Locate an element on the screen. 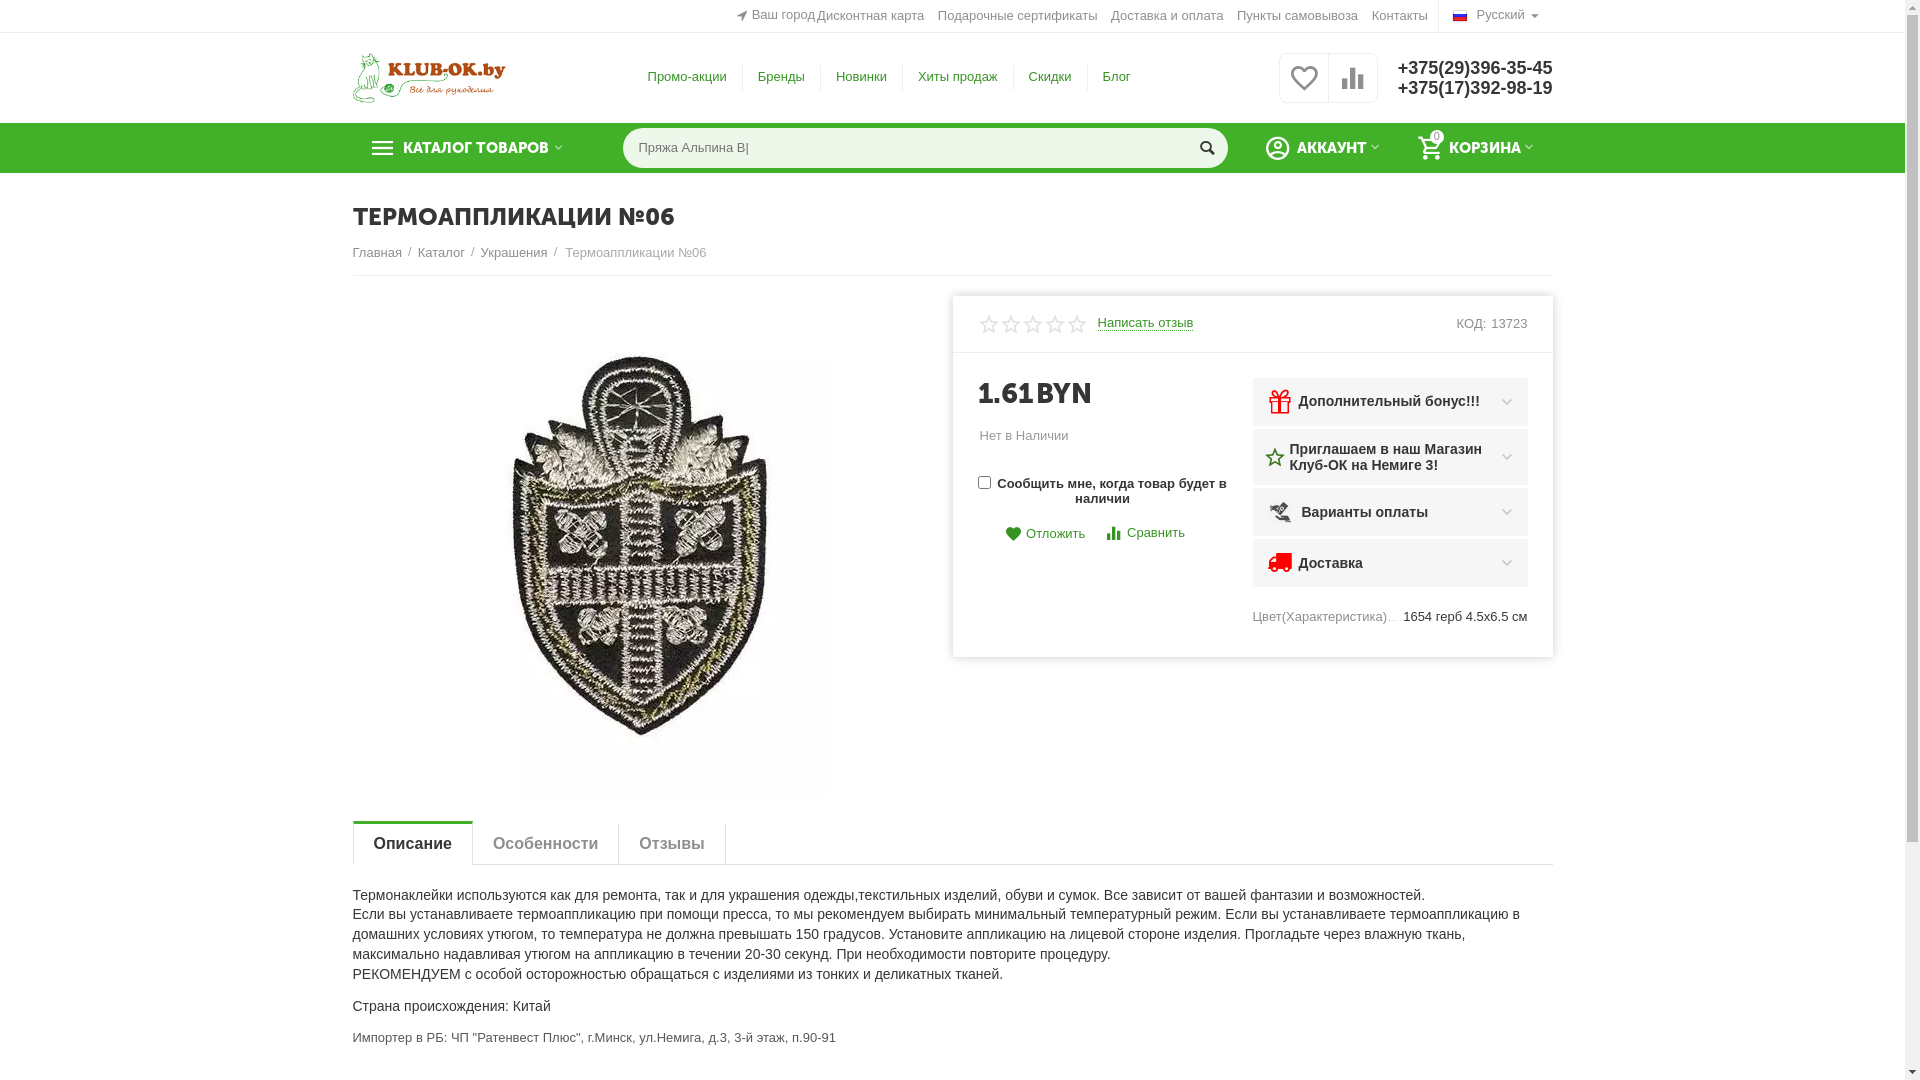 This screenshot has width=1920, height=1080. '+375(17)392-98-19' is located at coordinates (1475, 87).